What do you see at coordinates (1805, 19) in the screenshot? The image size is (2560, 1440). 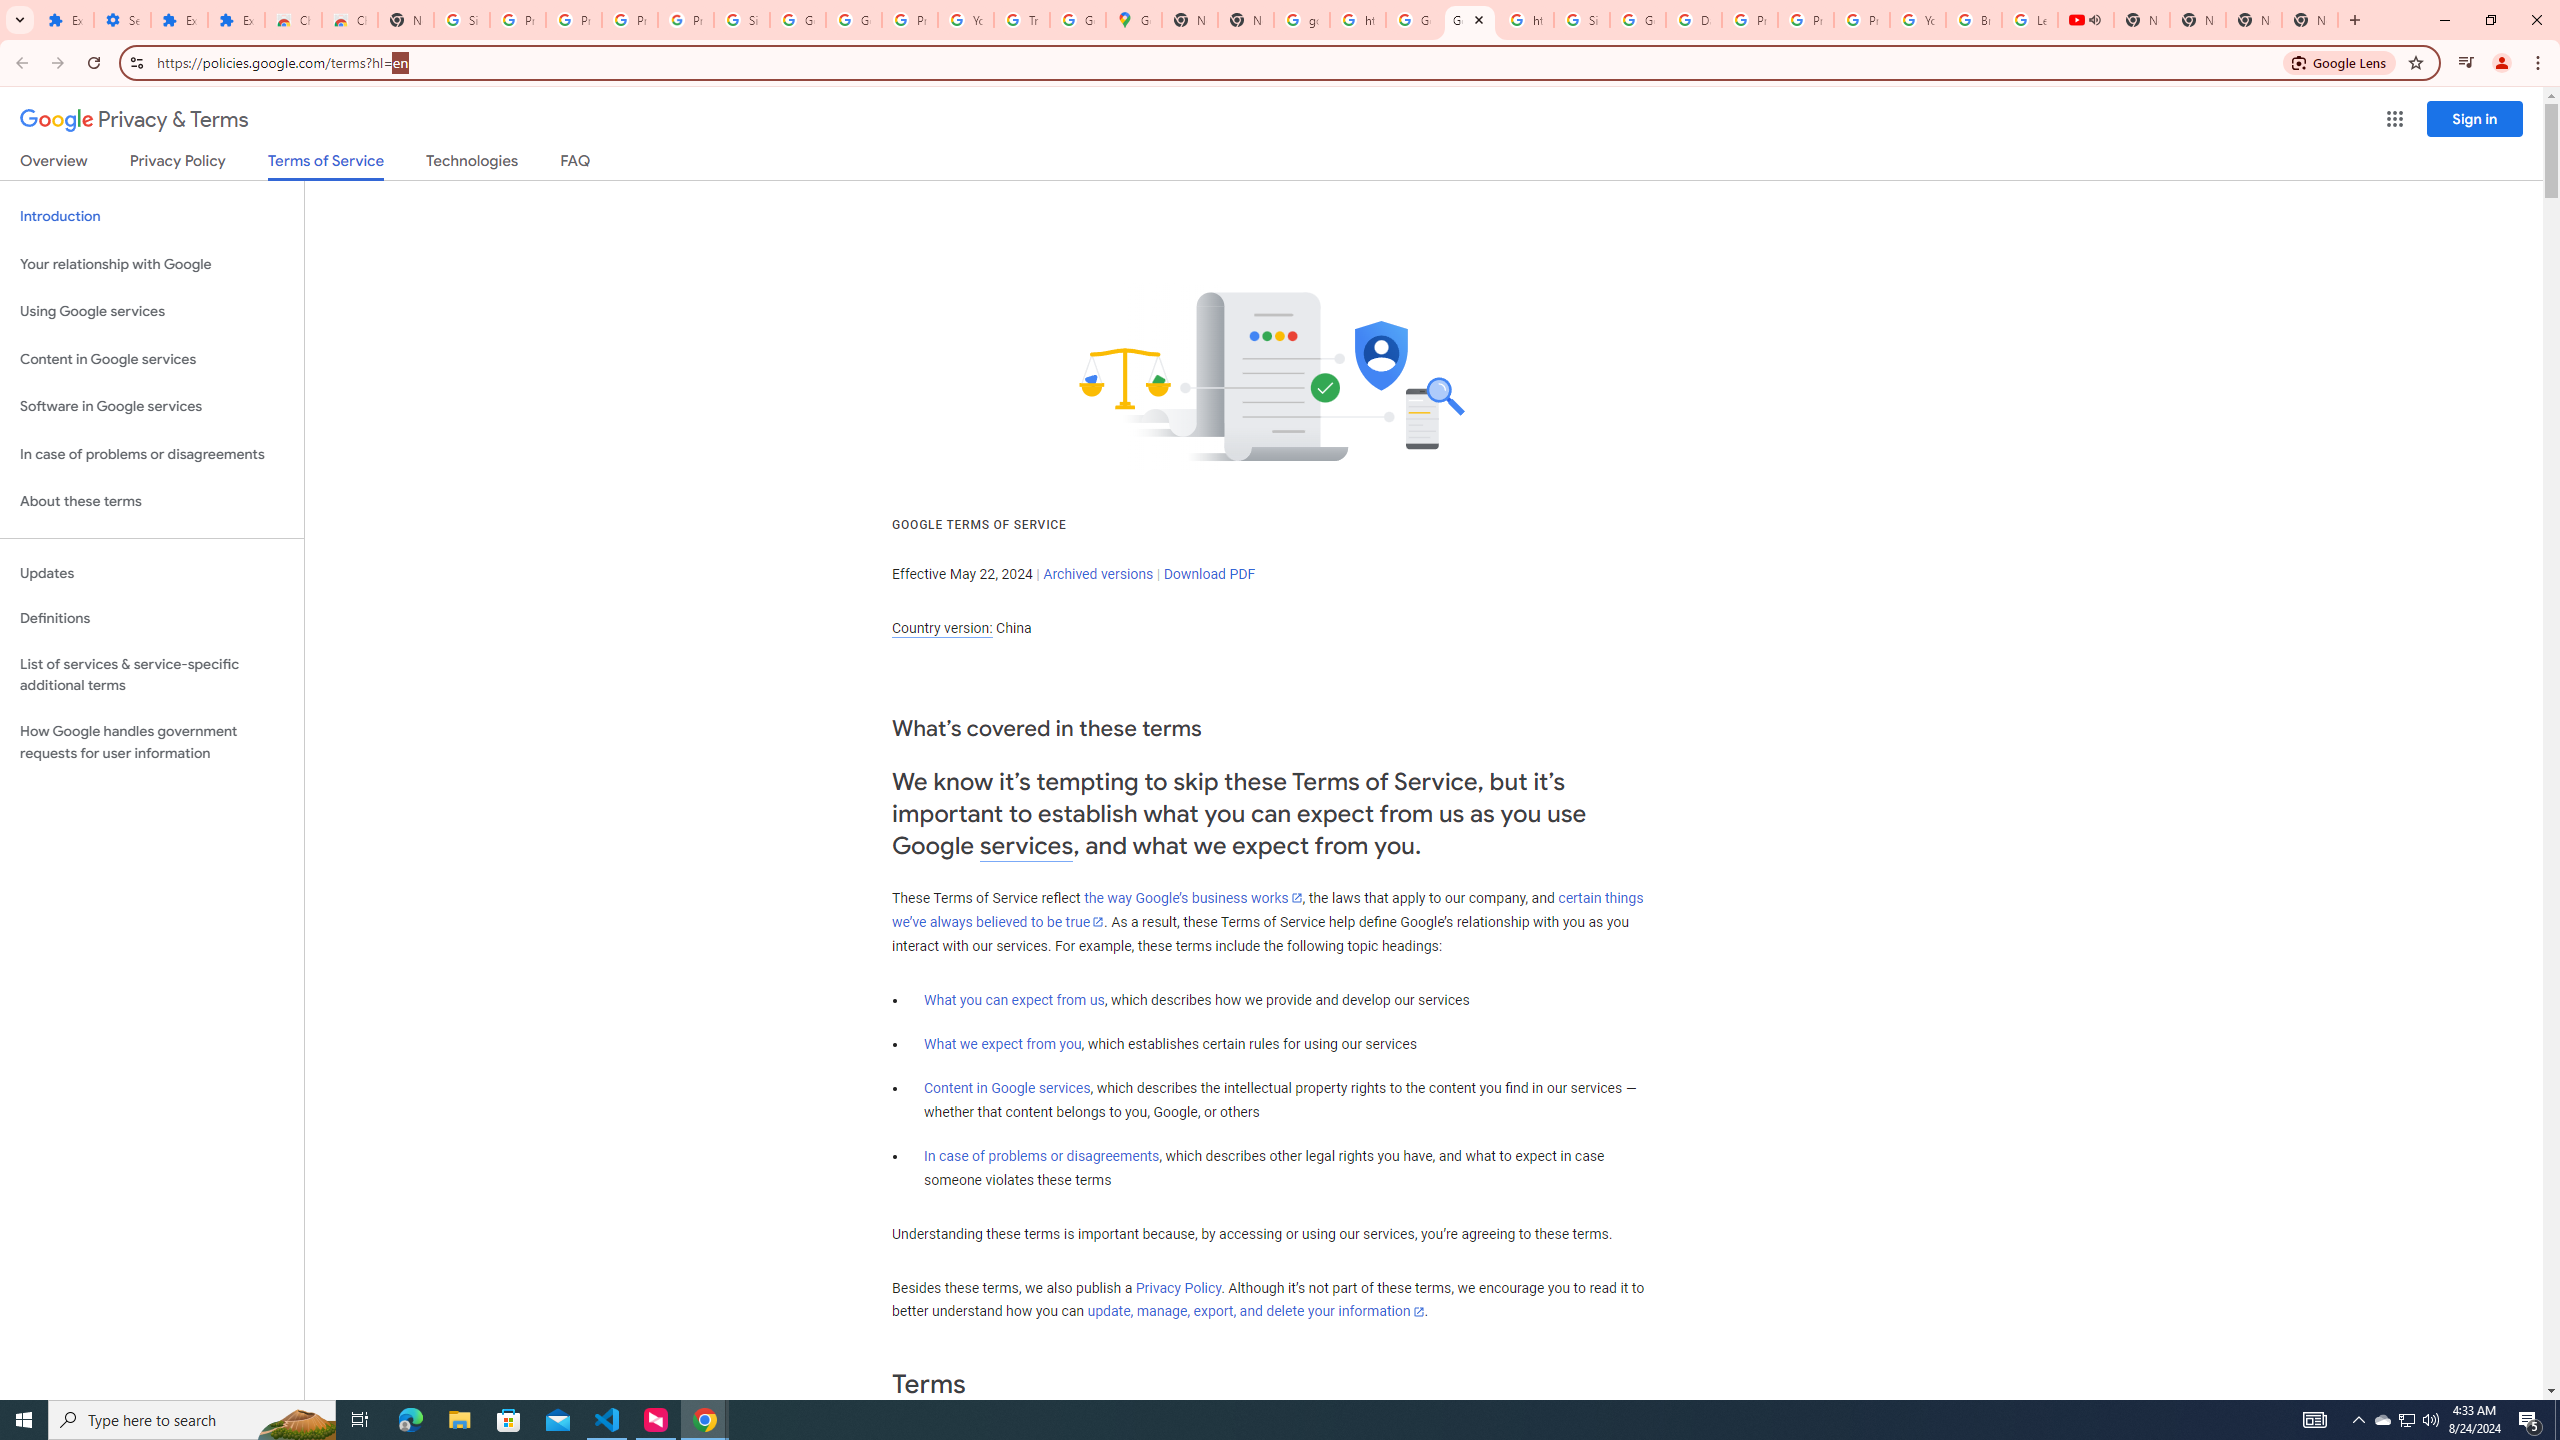 I see `'Privacy Help Center - Policies Help'` at bounding box center [1805, 19].